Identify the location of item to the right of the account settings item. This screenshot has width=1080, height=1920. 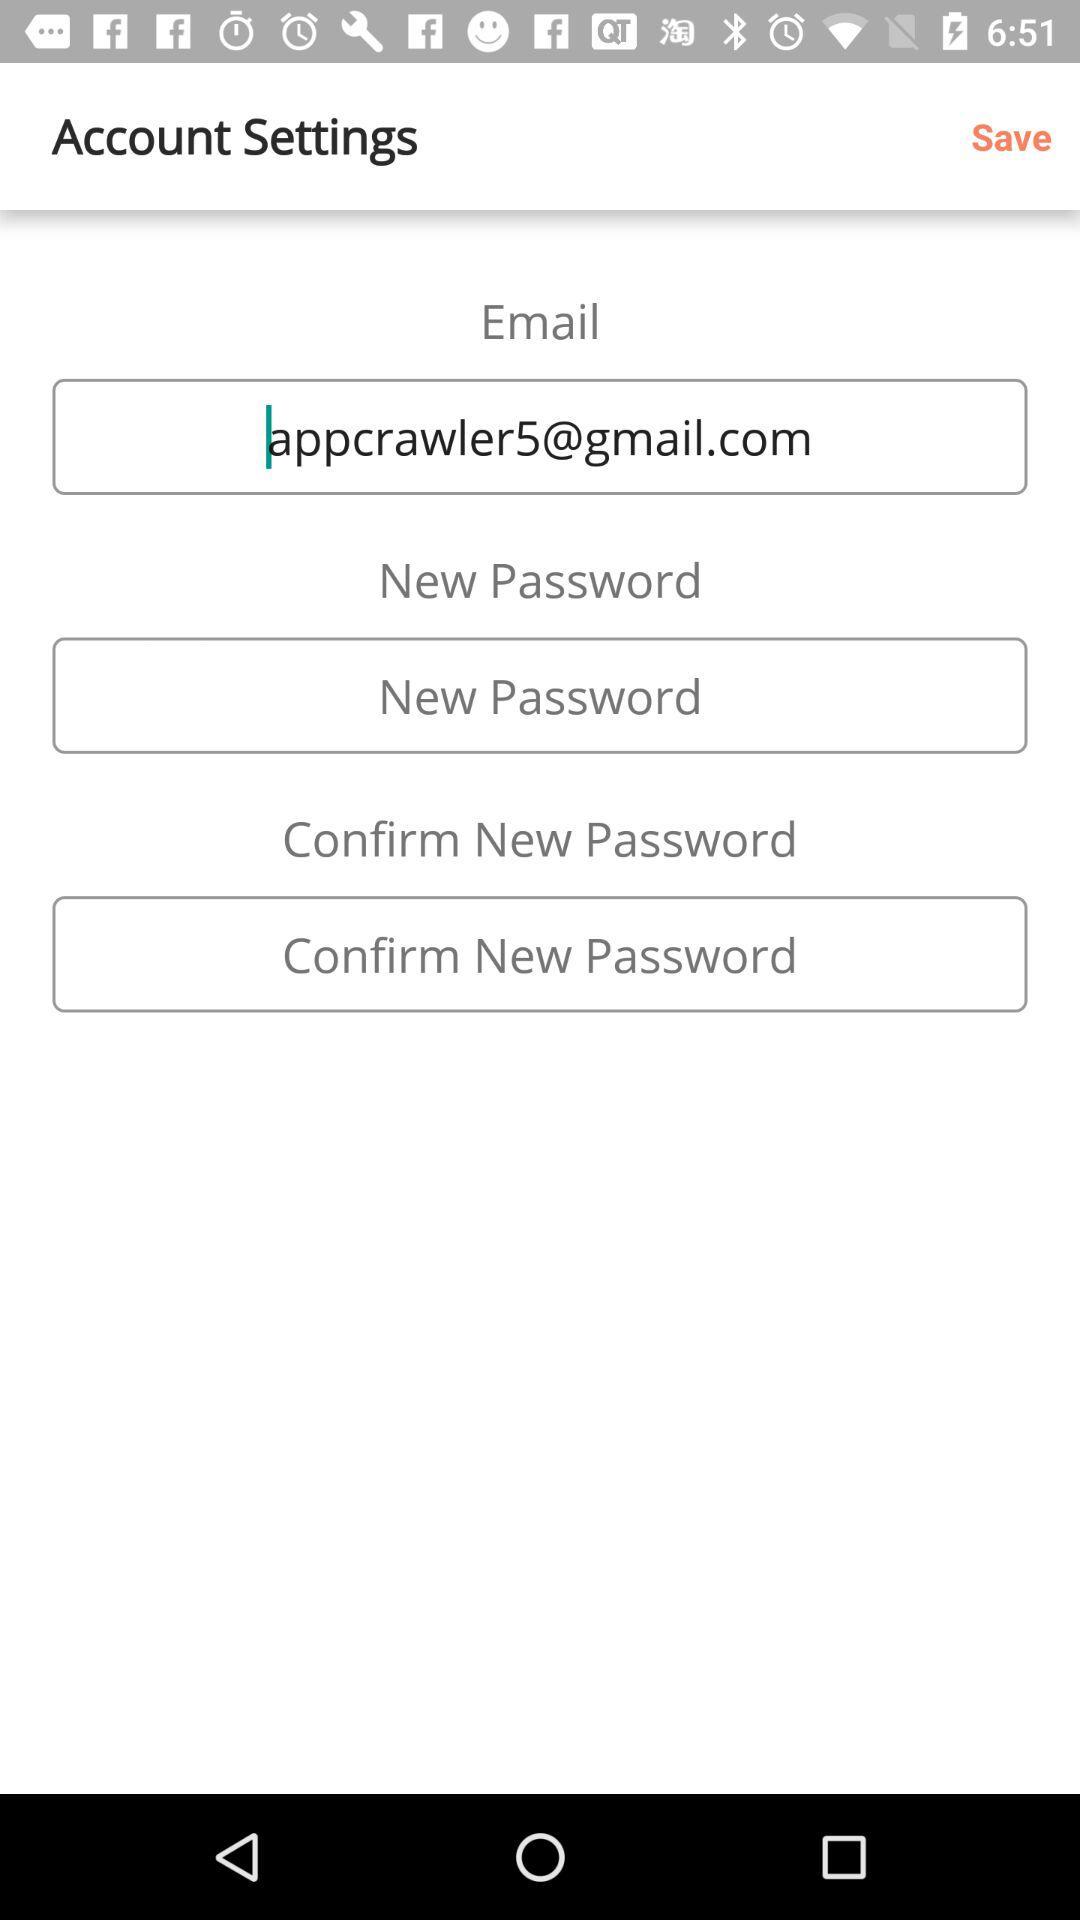
(1018, 135).